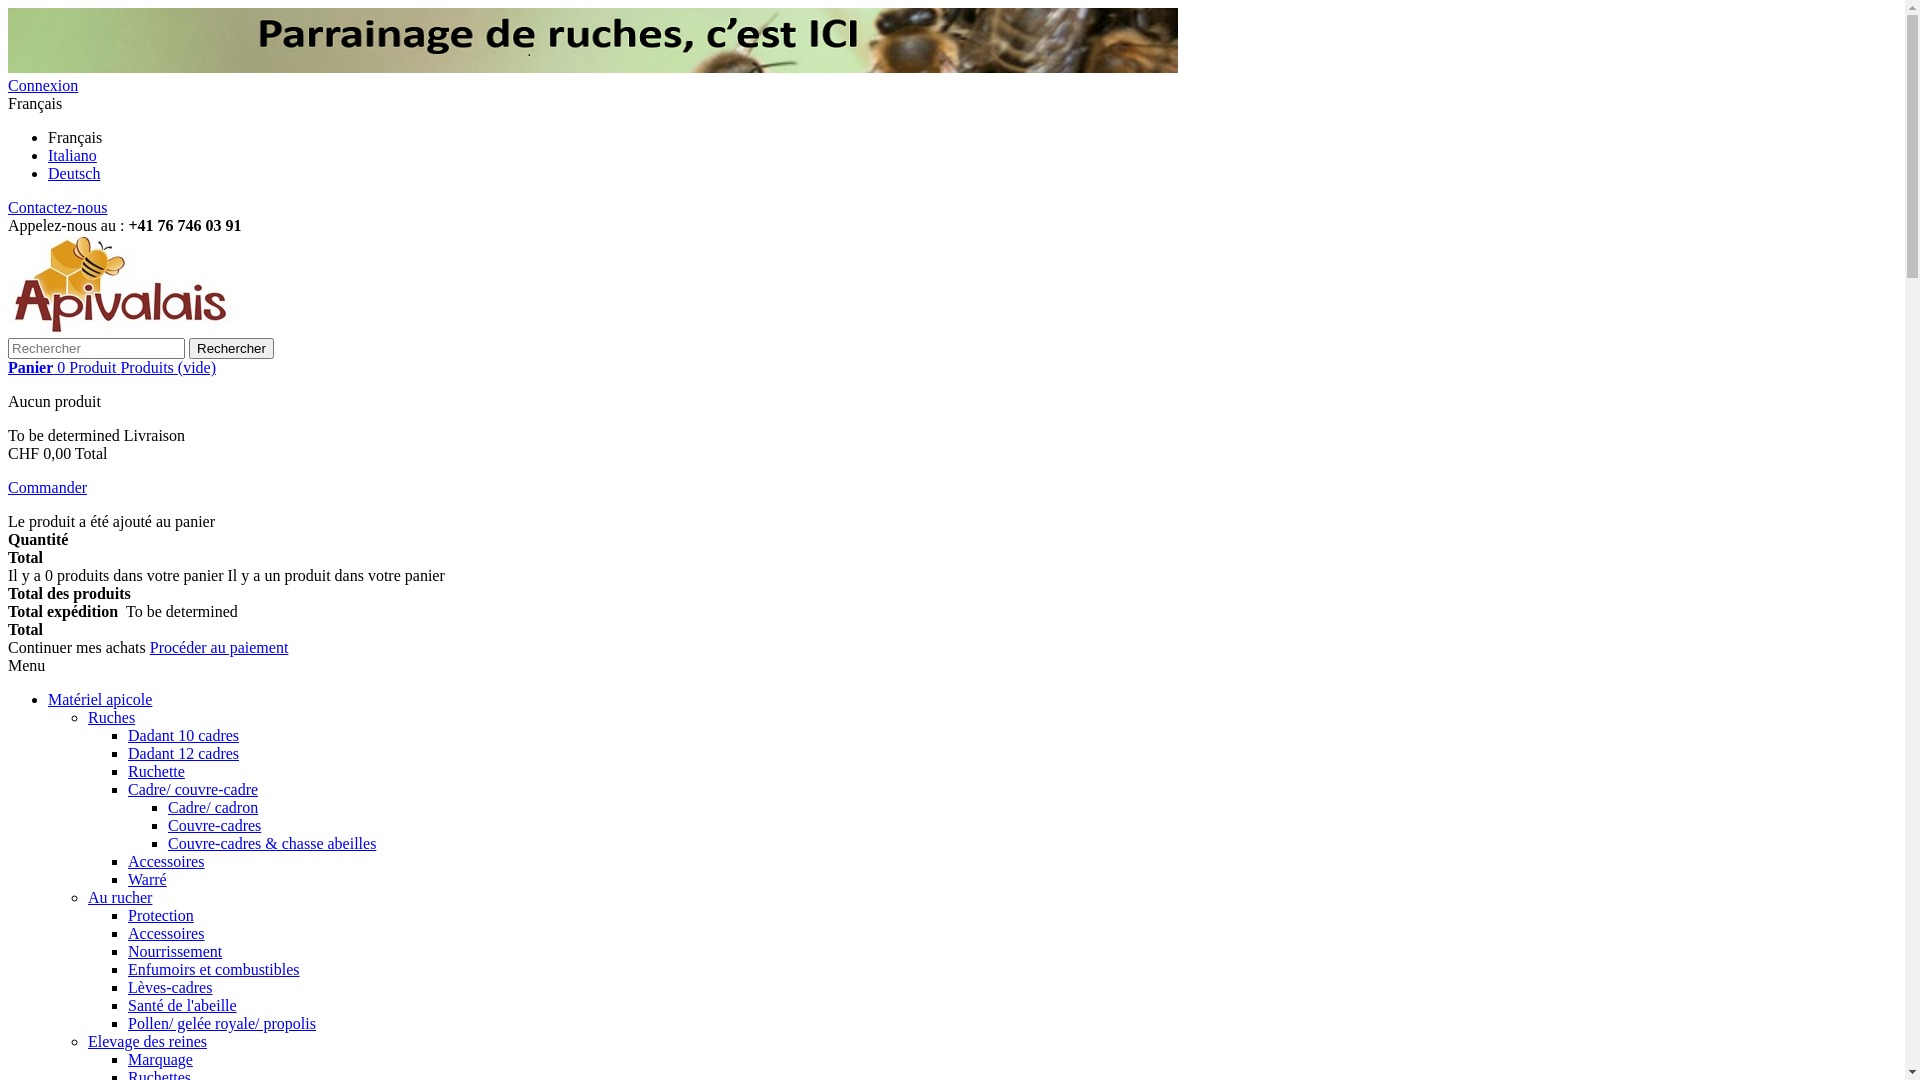  What do you see at coordinates (160, 1058) in the screenshot?
I see `'Marquage'` at bounding box center [160, 1058].